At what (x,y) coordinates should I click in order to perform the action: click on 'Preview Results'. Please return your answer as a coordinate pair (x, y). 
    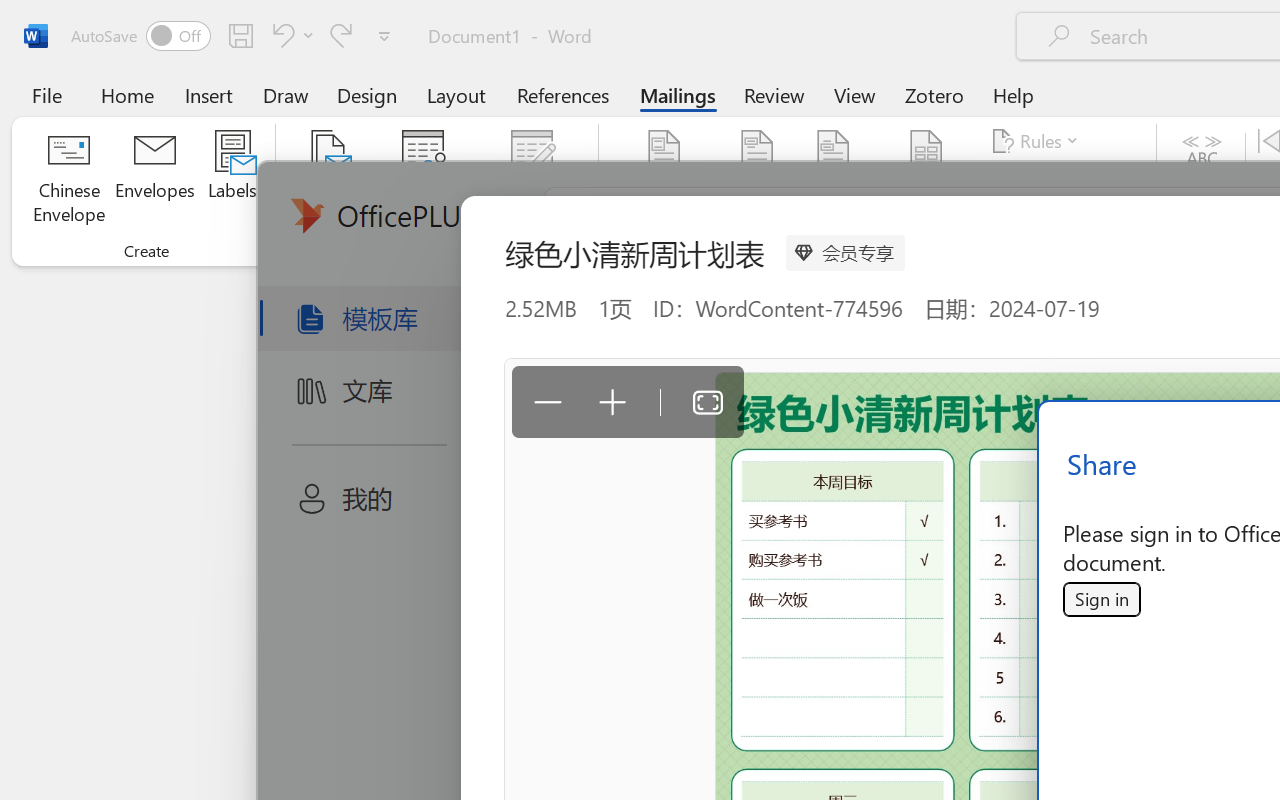
    Looking at the image, I should click on (1201, 179).